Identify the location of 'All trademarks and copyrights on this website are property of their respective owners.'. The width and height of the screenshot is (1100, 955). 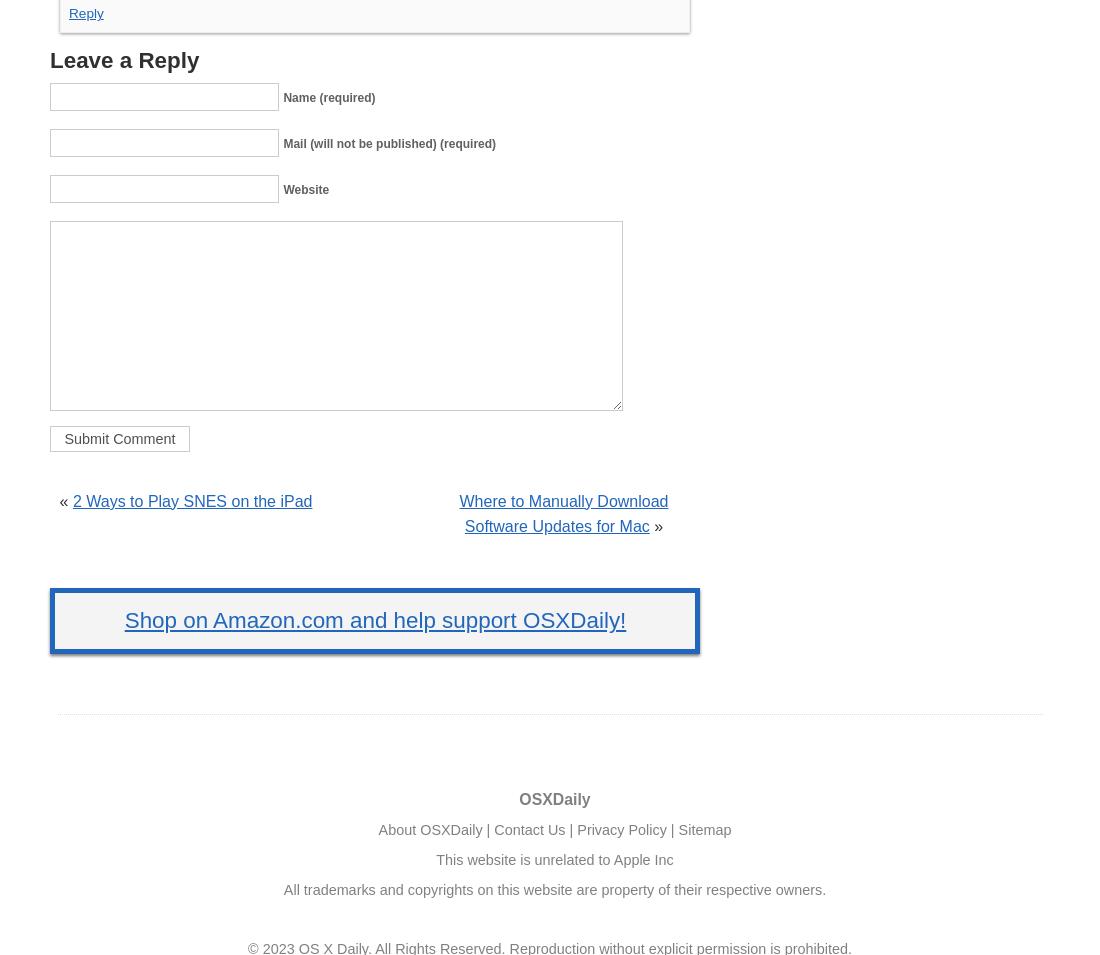
(553, 889).